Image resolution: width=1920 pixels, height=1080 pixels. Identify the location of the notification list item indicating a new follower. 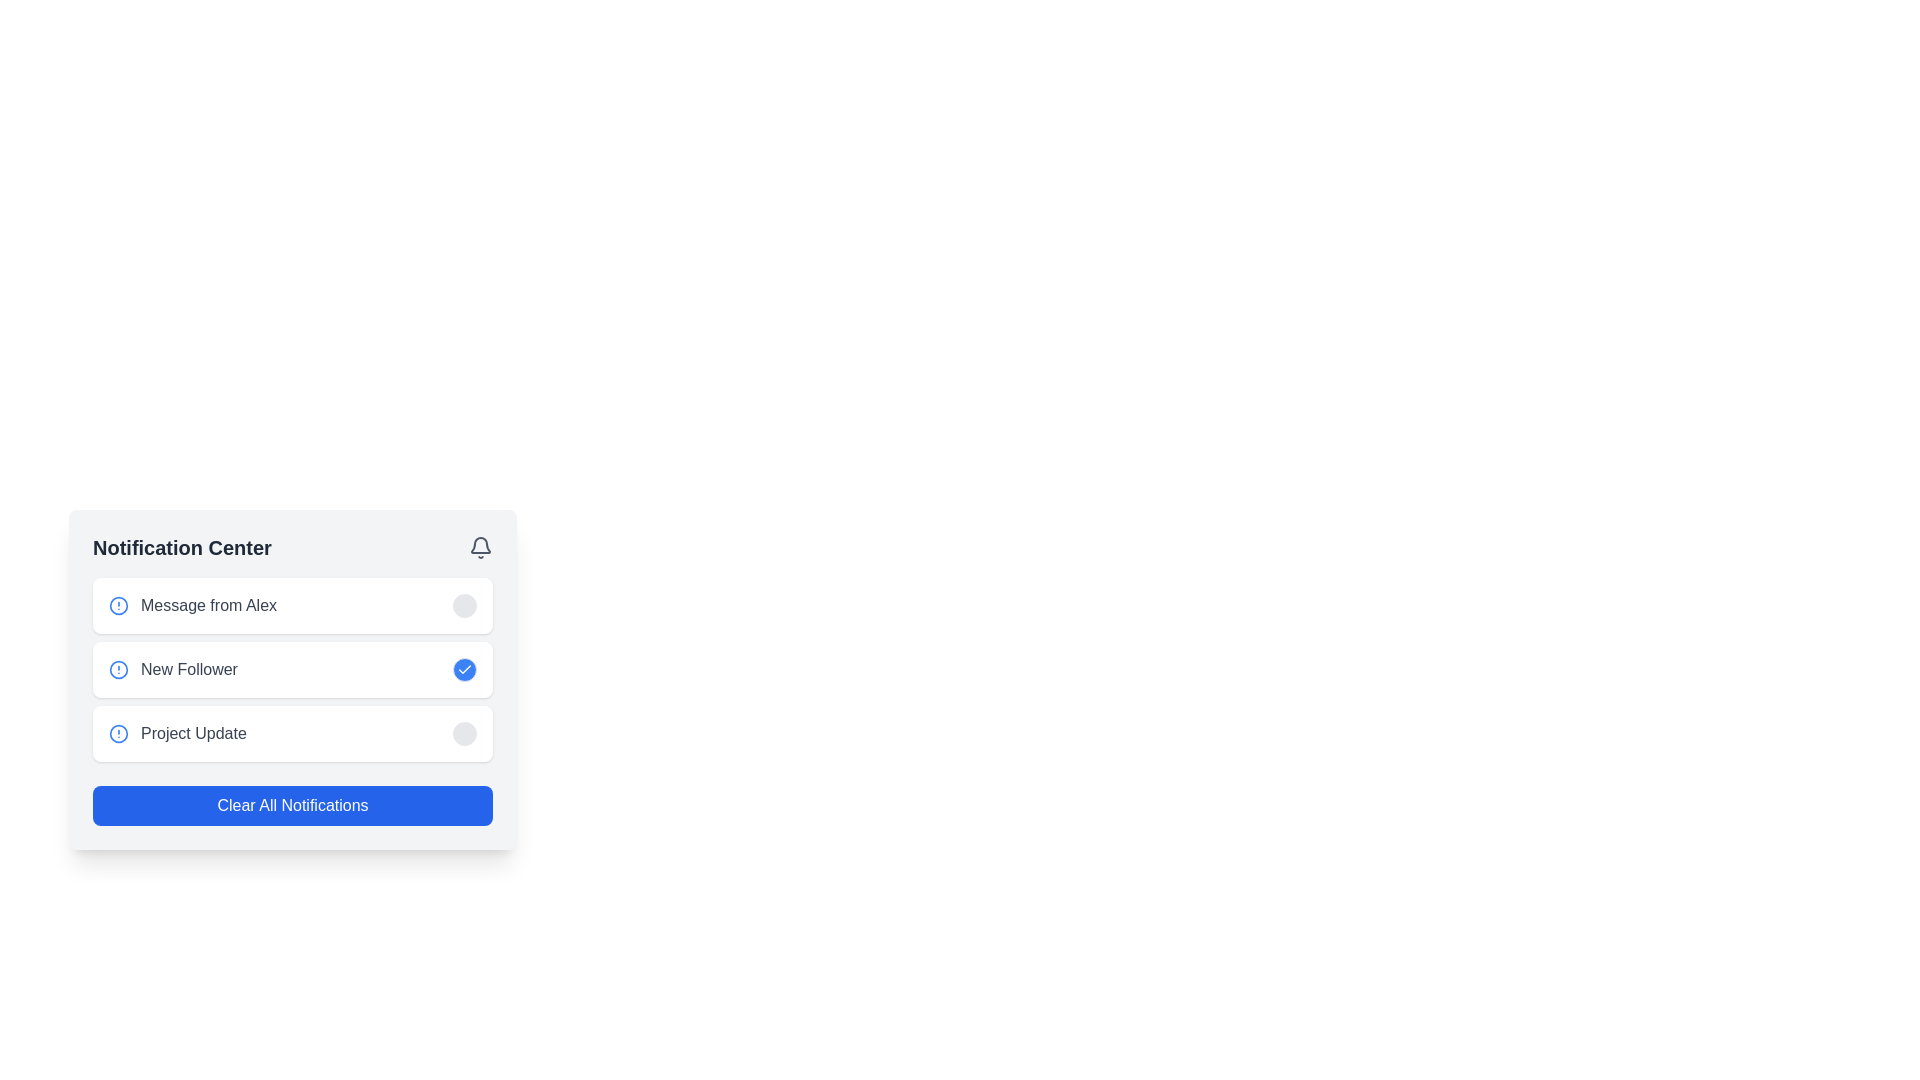
(291, 670).